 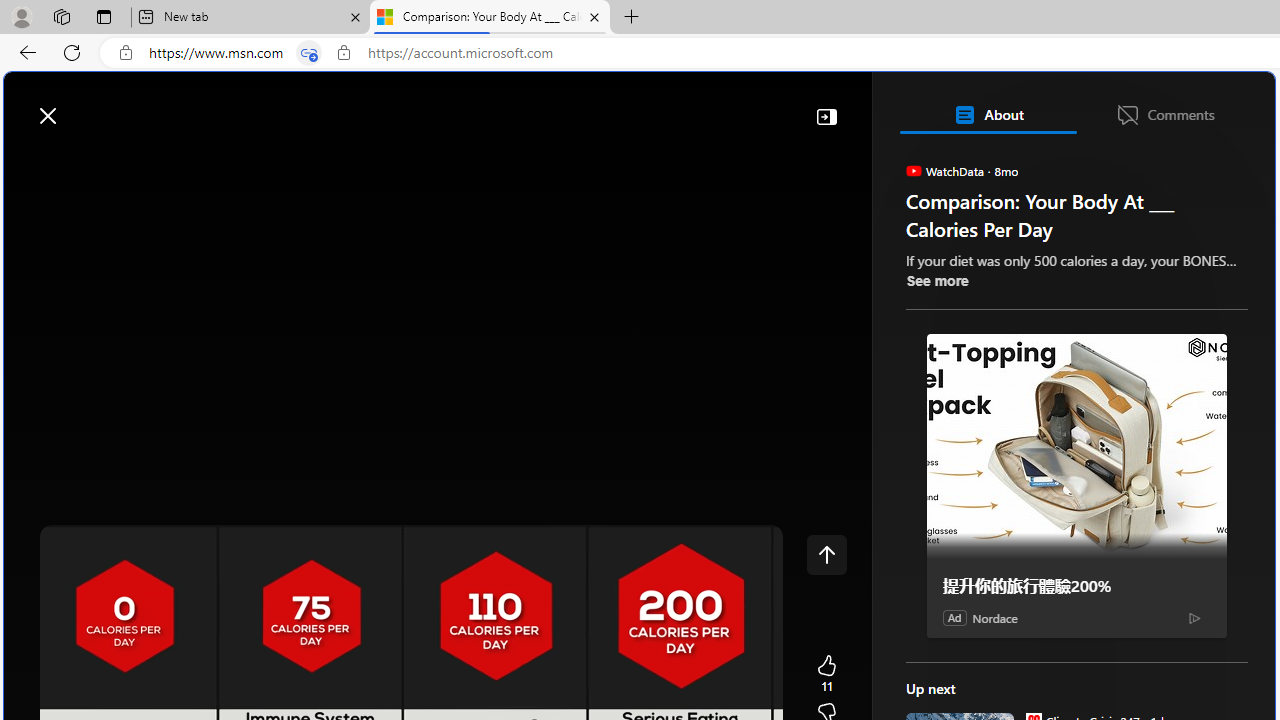 What do you see at coordinates (1165, 114) in the screenshot?
I see `'Comments'` at bounding box center [1165, 114].